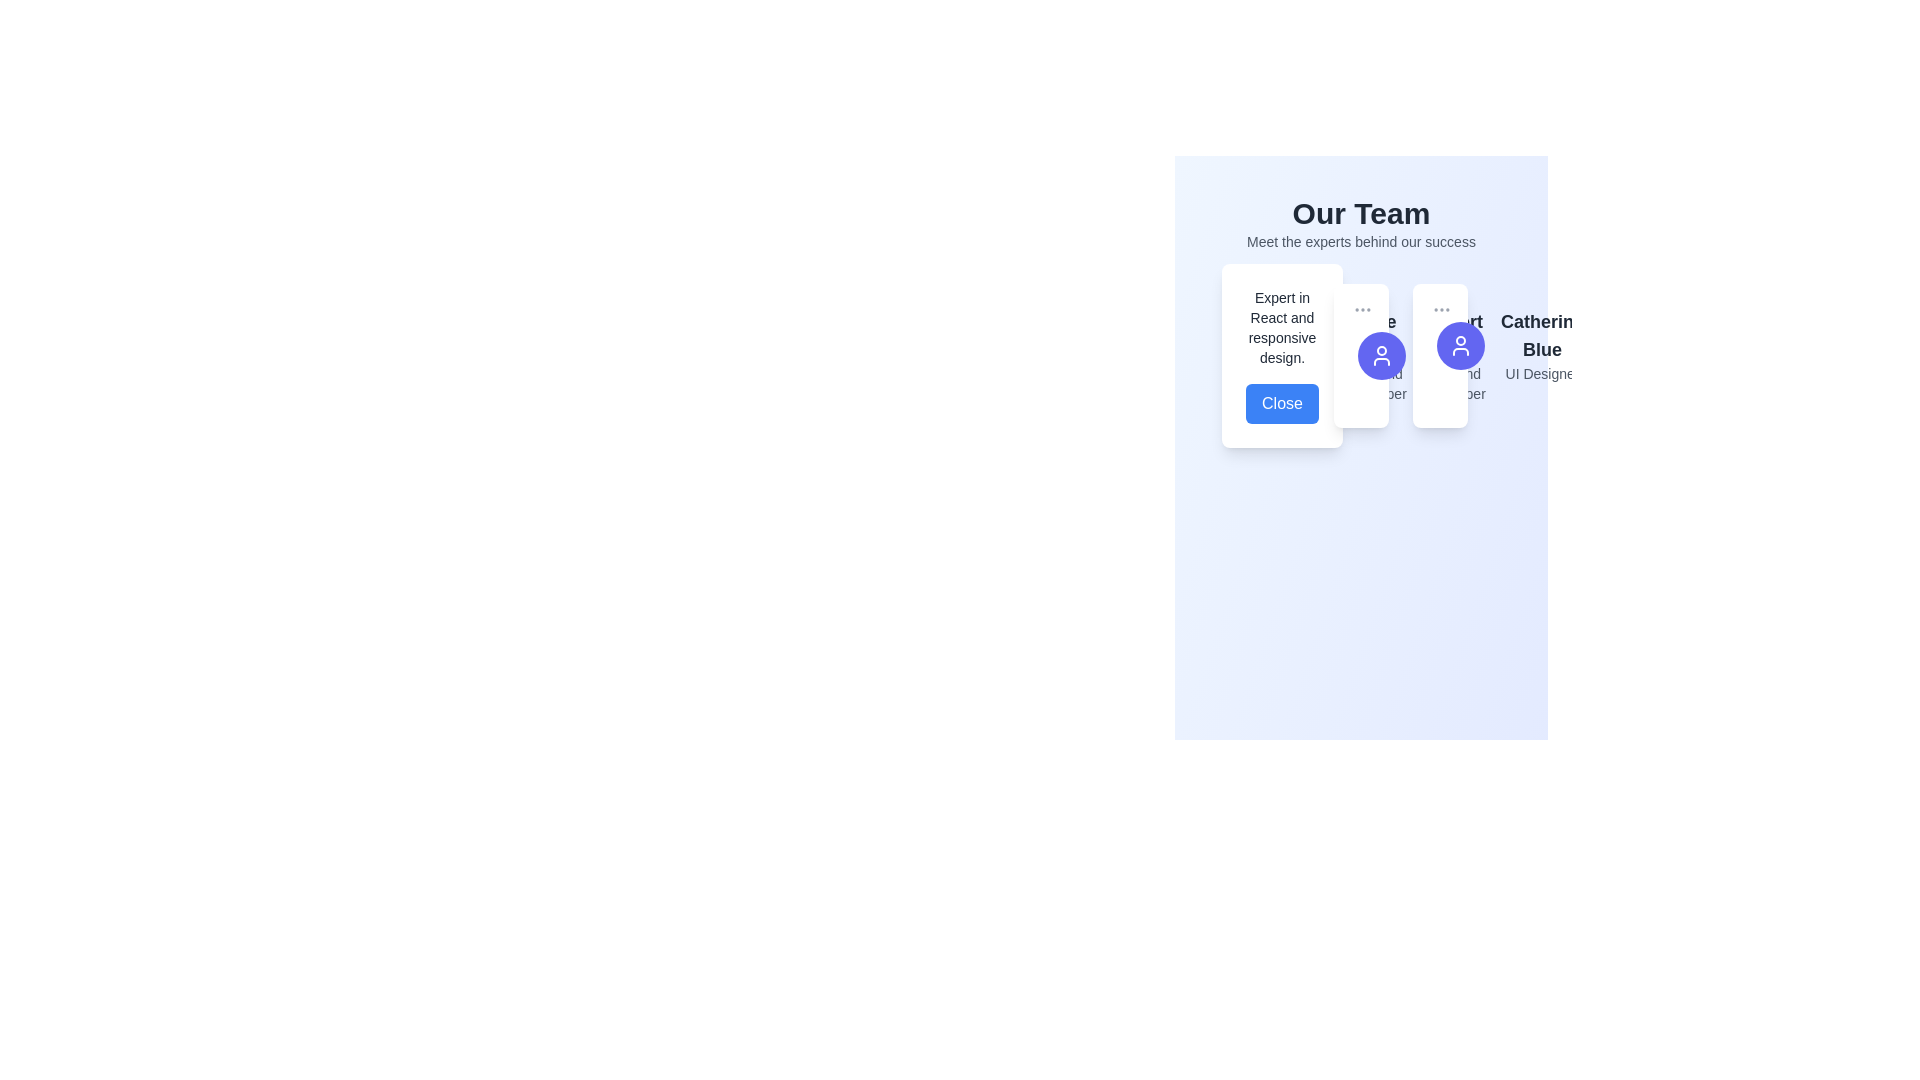  I want to click on the static text label positioned directly beneath the header 'Our Team', which provides additional detail or context to the section, so click(1360, 241).